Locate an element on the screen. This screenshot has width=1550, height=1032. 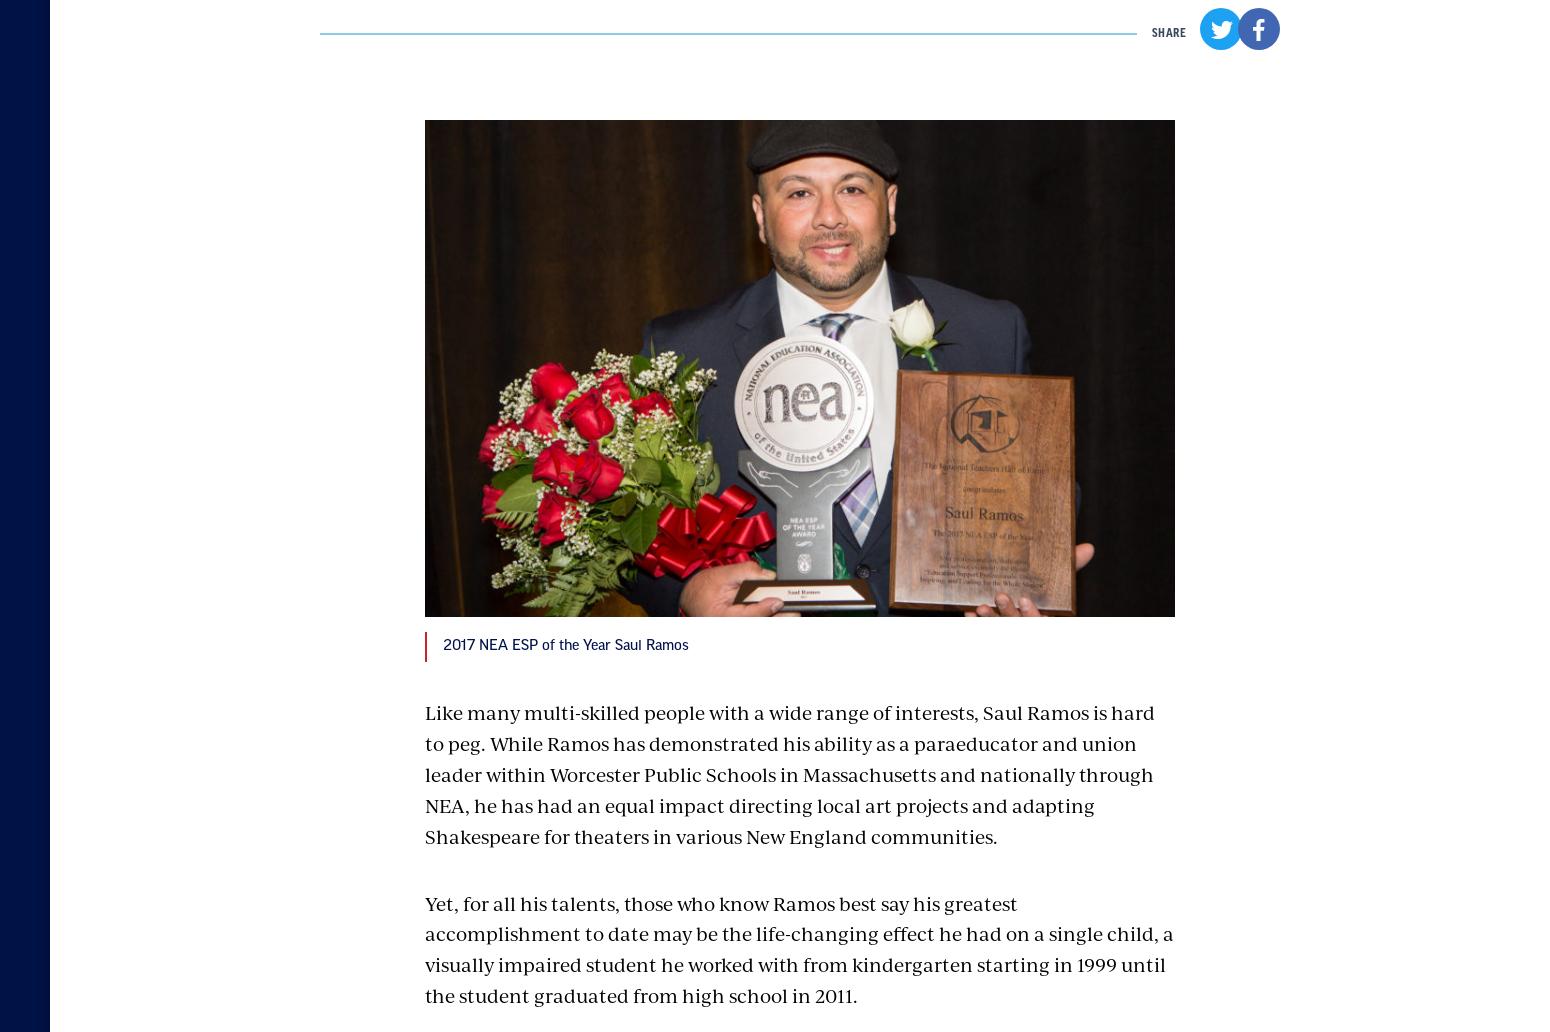
'Research & Publications' is located at coordinates (931, 823).